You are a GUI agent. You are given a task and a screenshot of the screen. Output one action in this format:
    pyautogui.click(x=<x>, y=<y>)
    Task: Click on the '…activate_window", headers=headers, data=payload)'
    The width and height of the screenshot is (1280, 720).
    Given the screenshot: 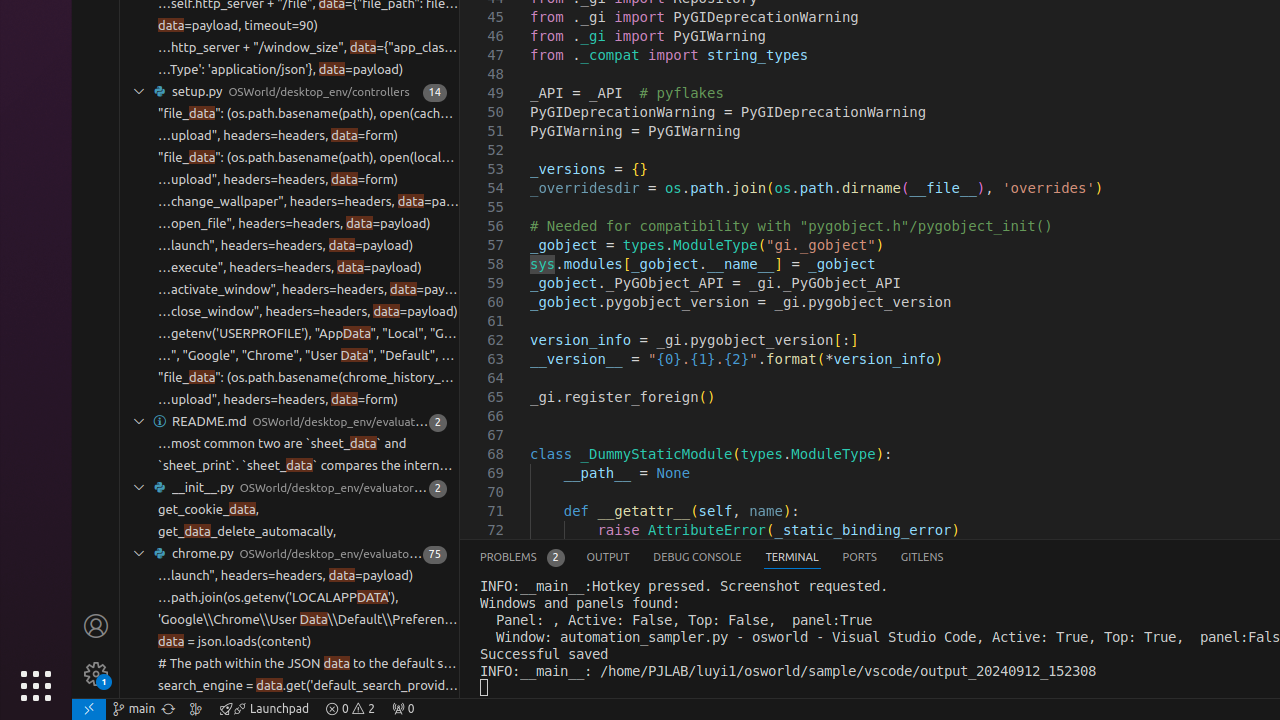 What is the action you would take?
    pyautogui.click(x=307, y=289)
    